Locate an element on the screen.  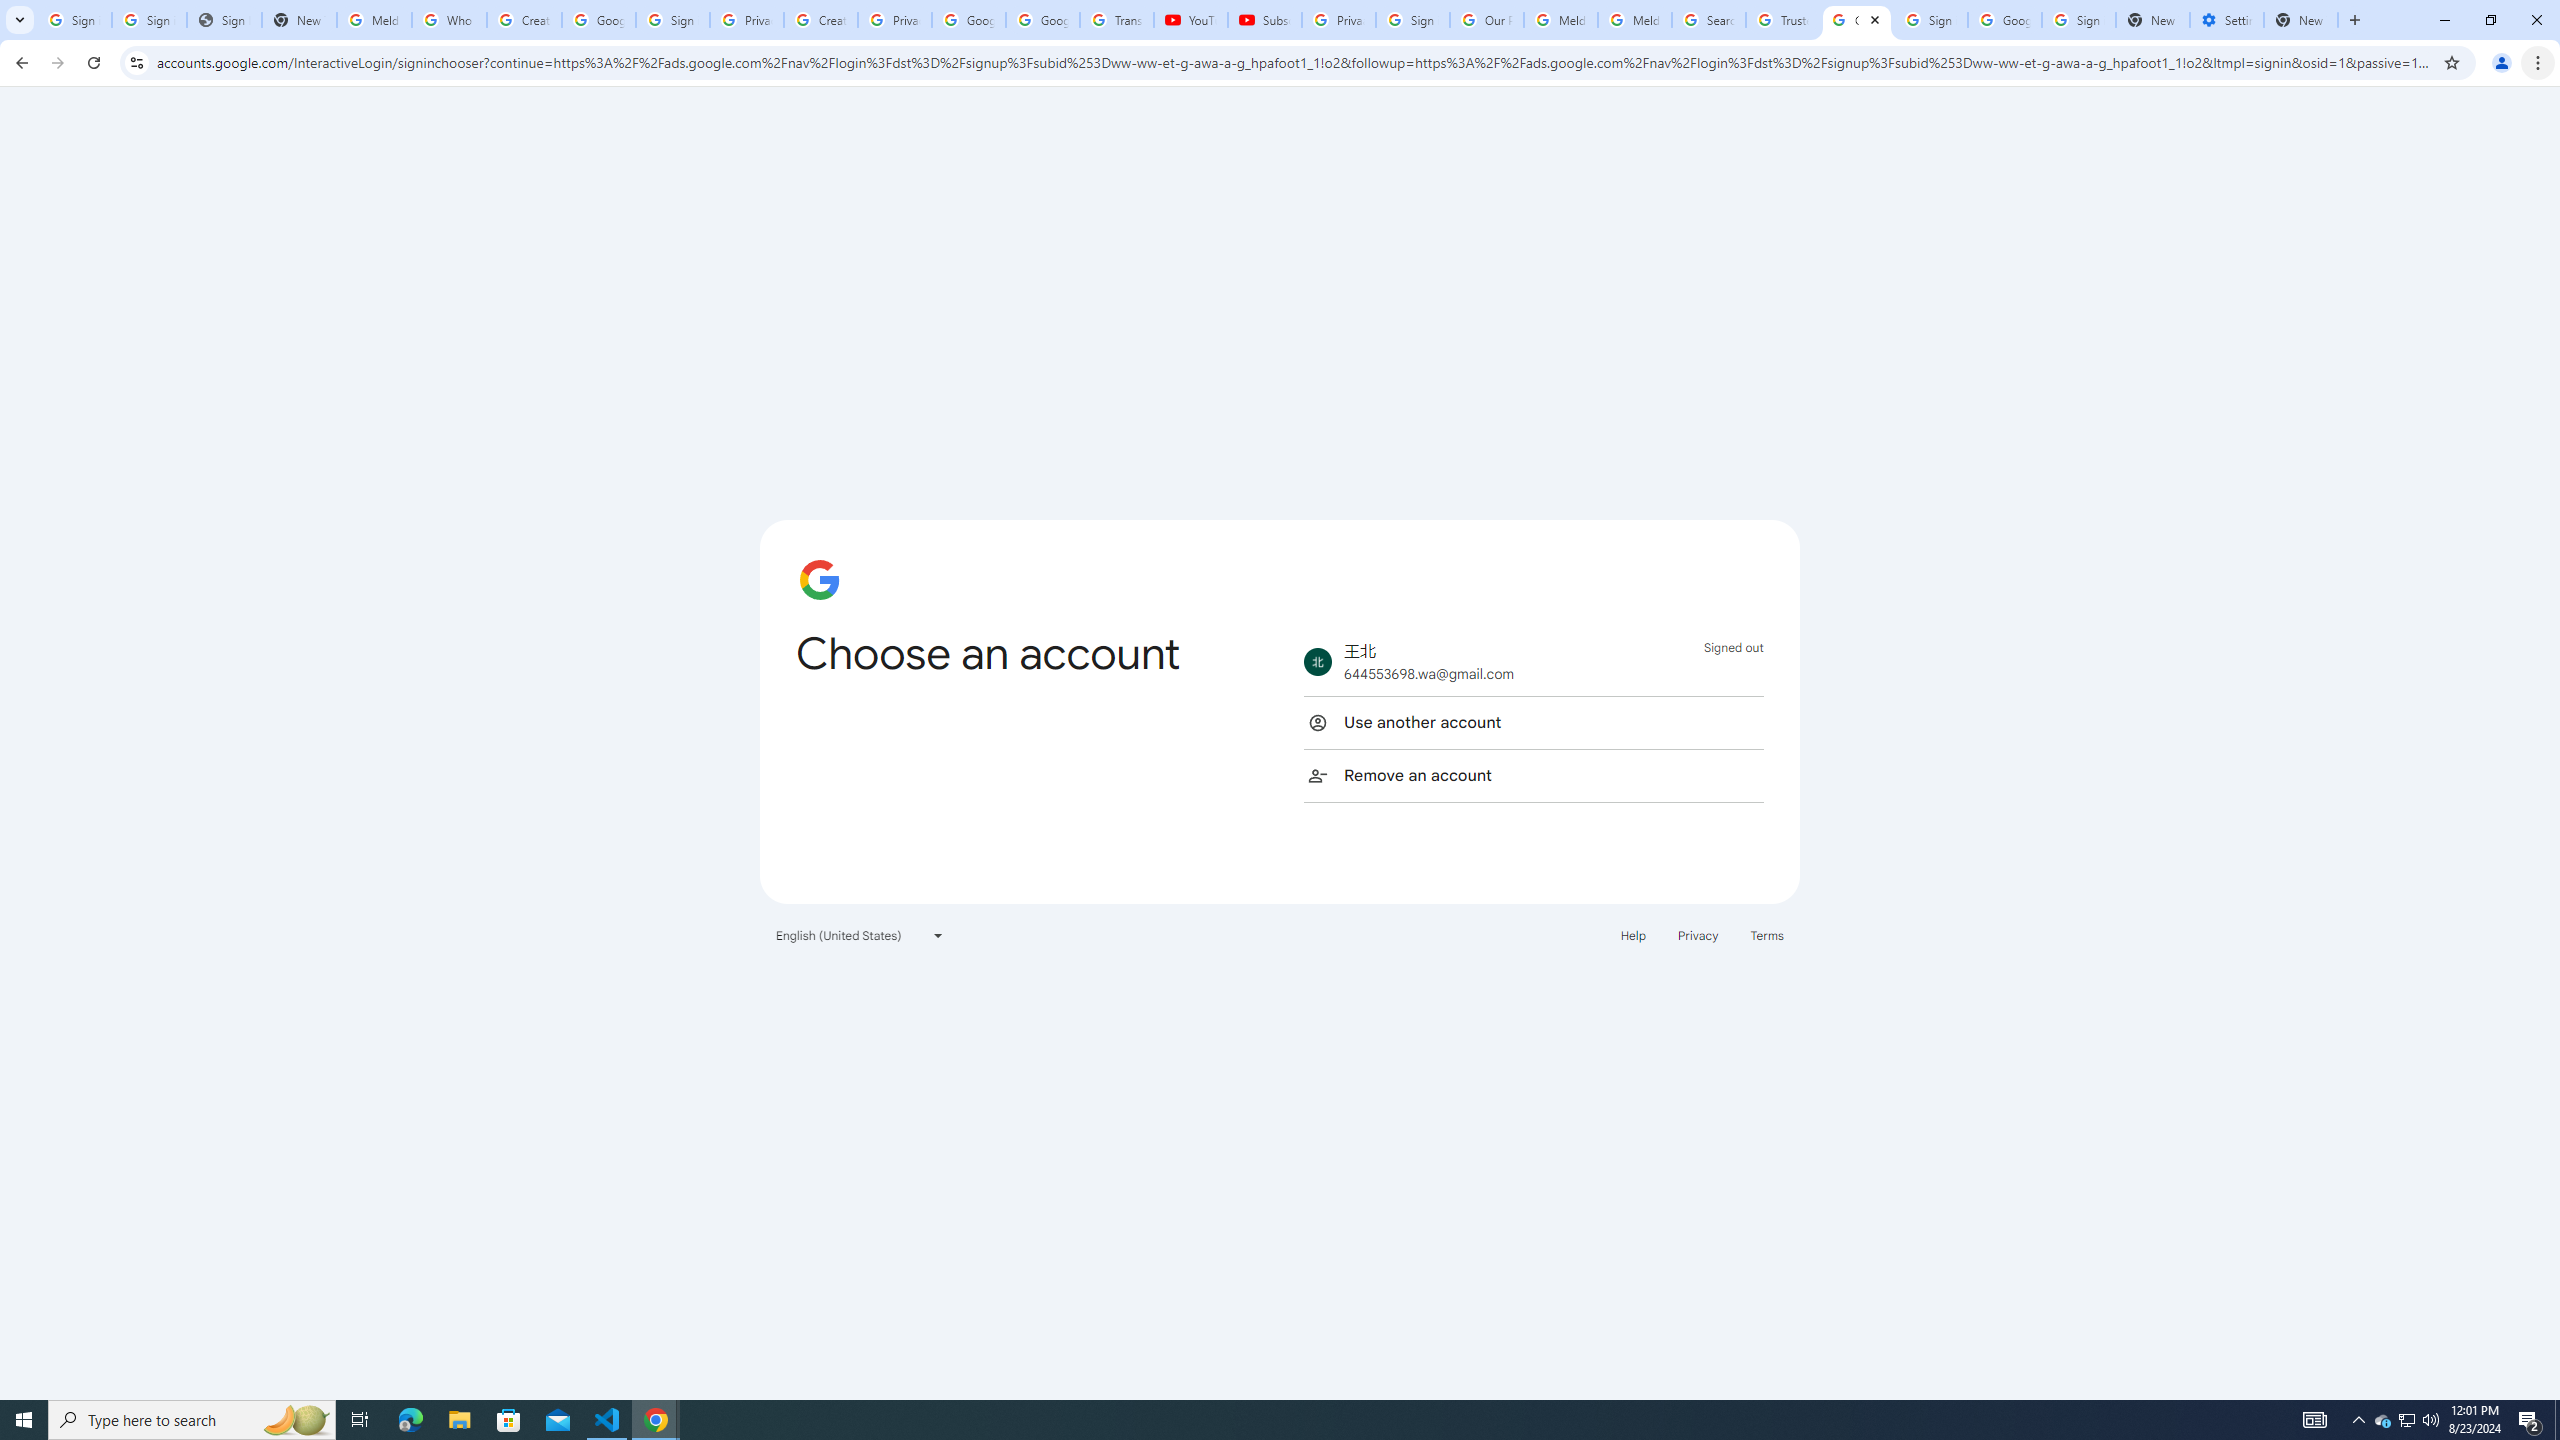
'Subscriptions - YouTube' is located at coordinates (1263, 19).